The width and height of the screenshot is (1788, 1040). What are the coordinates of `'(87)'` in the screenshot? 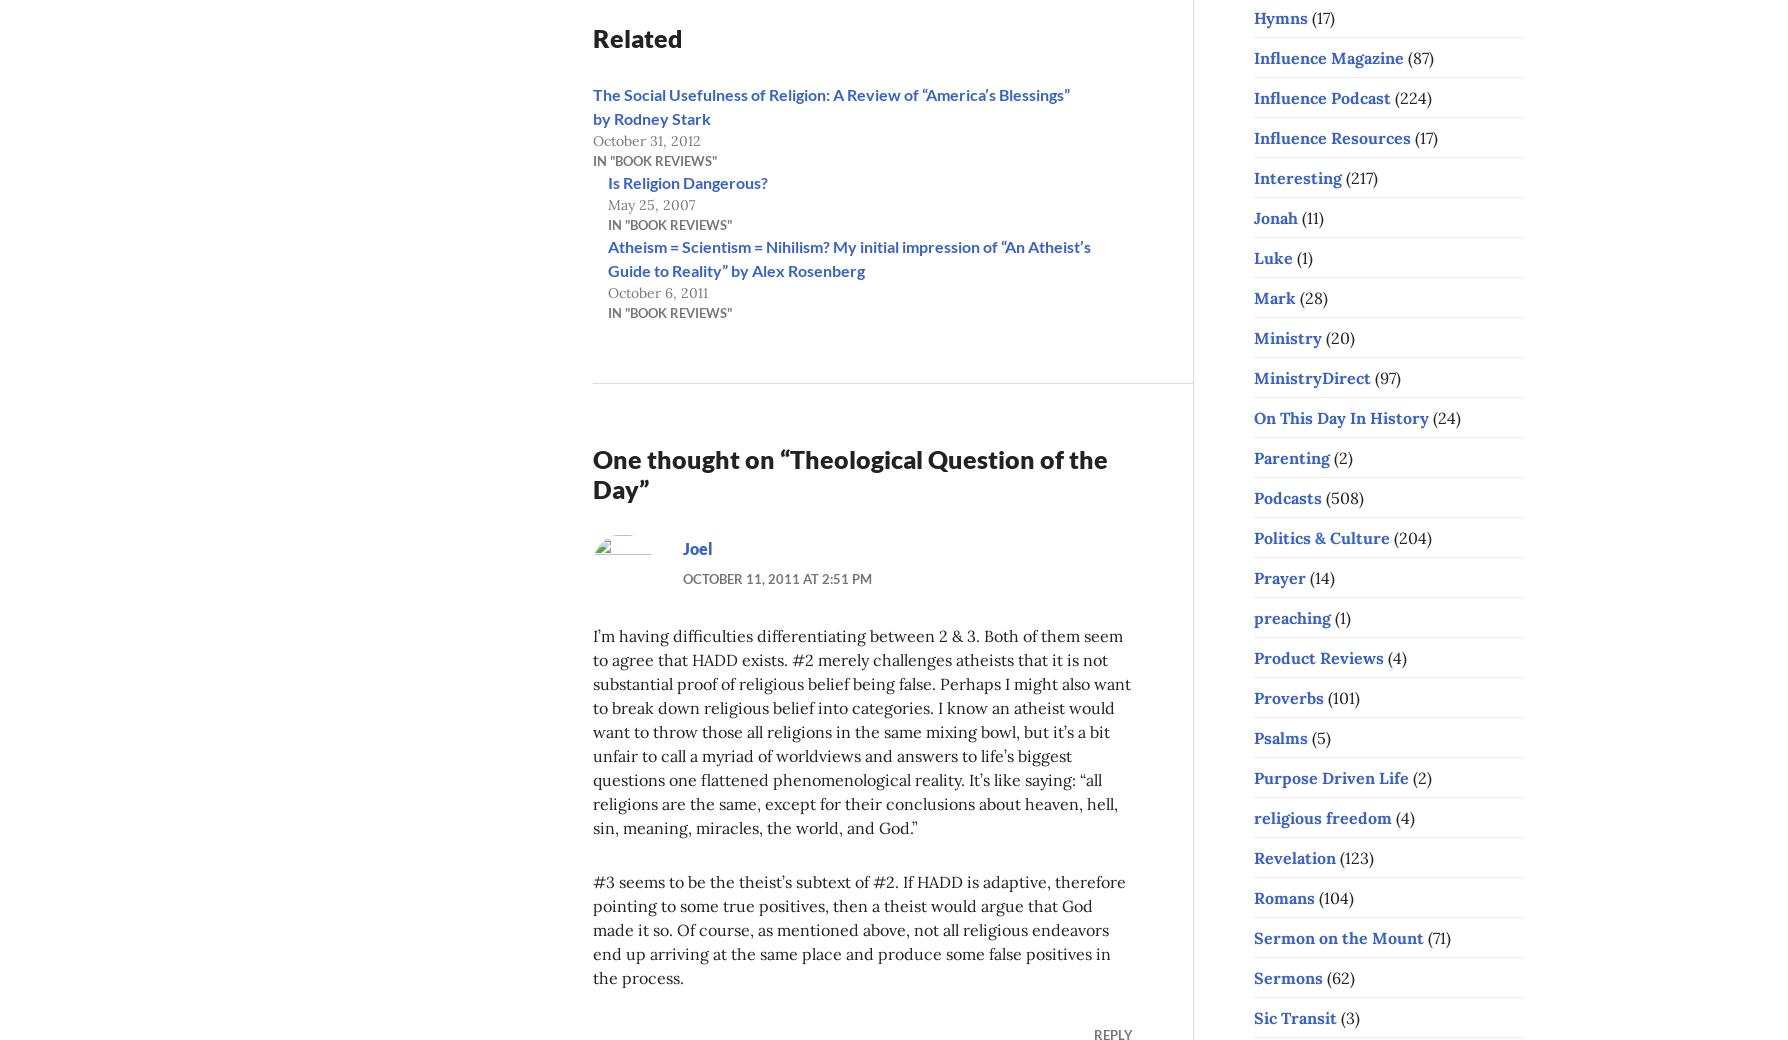 It's located at (1418, 55).